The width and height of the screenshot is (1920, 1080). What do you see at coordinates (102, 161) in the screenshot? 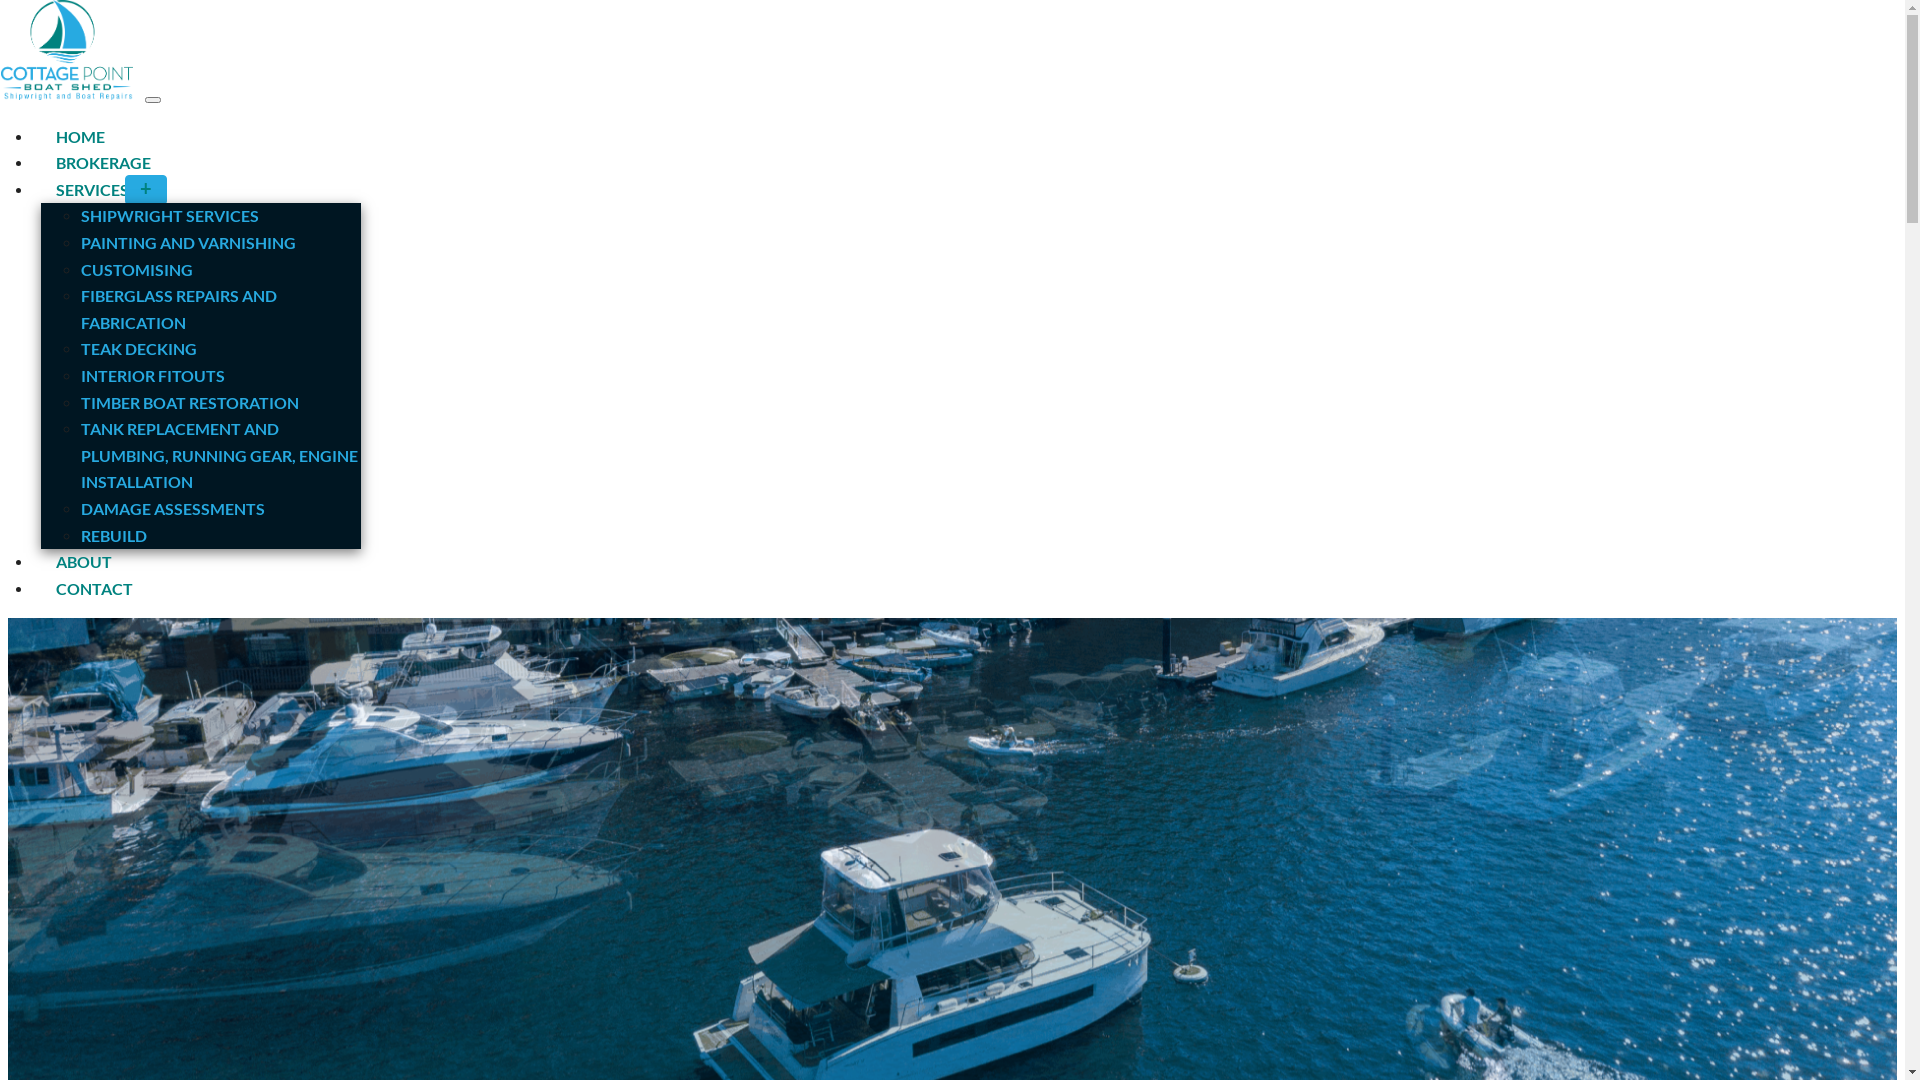
I see `'BROKERAGE'` at bounding box center [102, 161].